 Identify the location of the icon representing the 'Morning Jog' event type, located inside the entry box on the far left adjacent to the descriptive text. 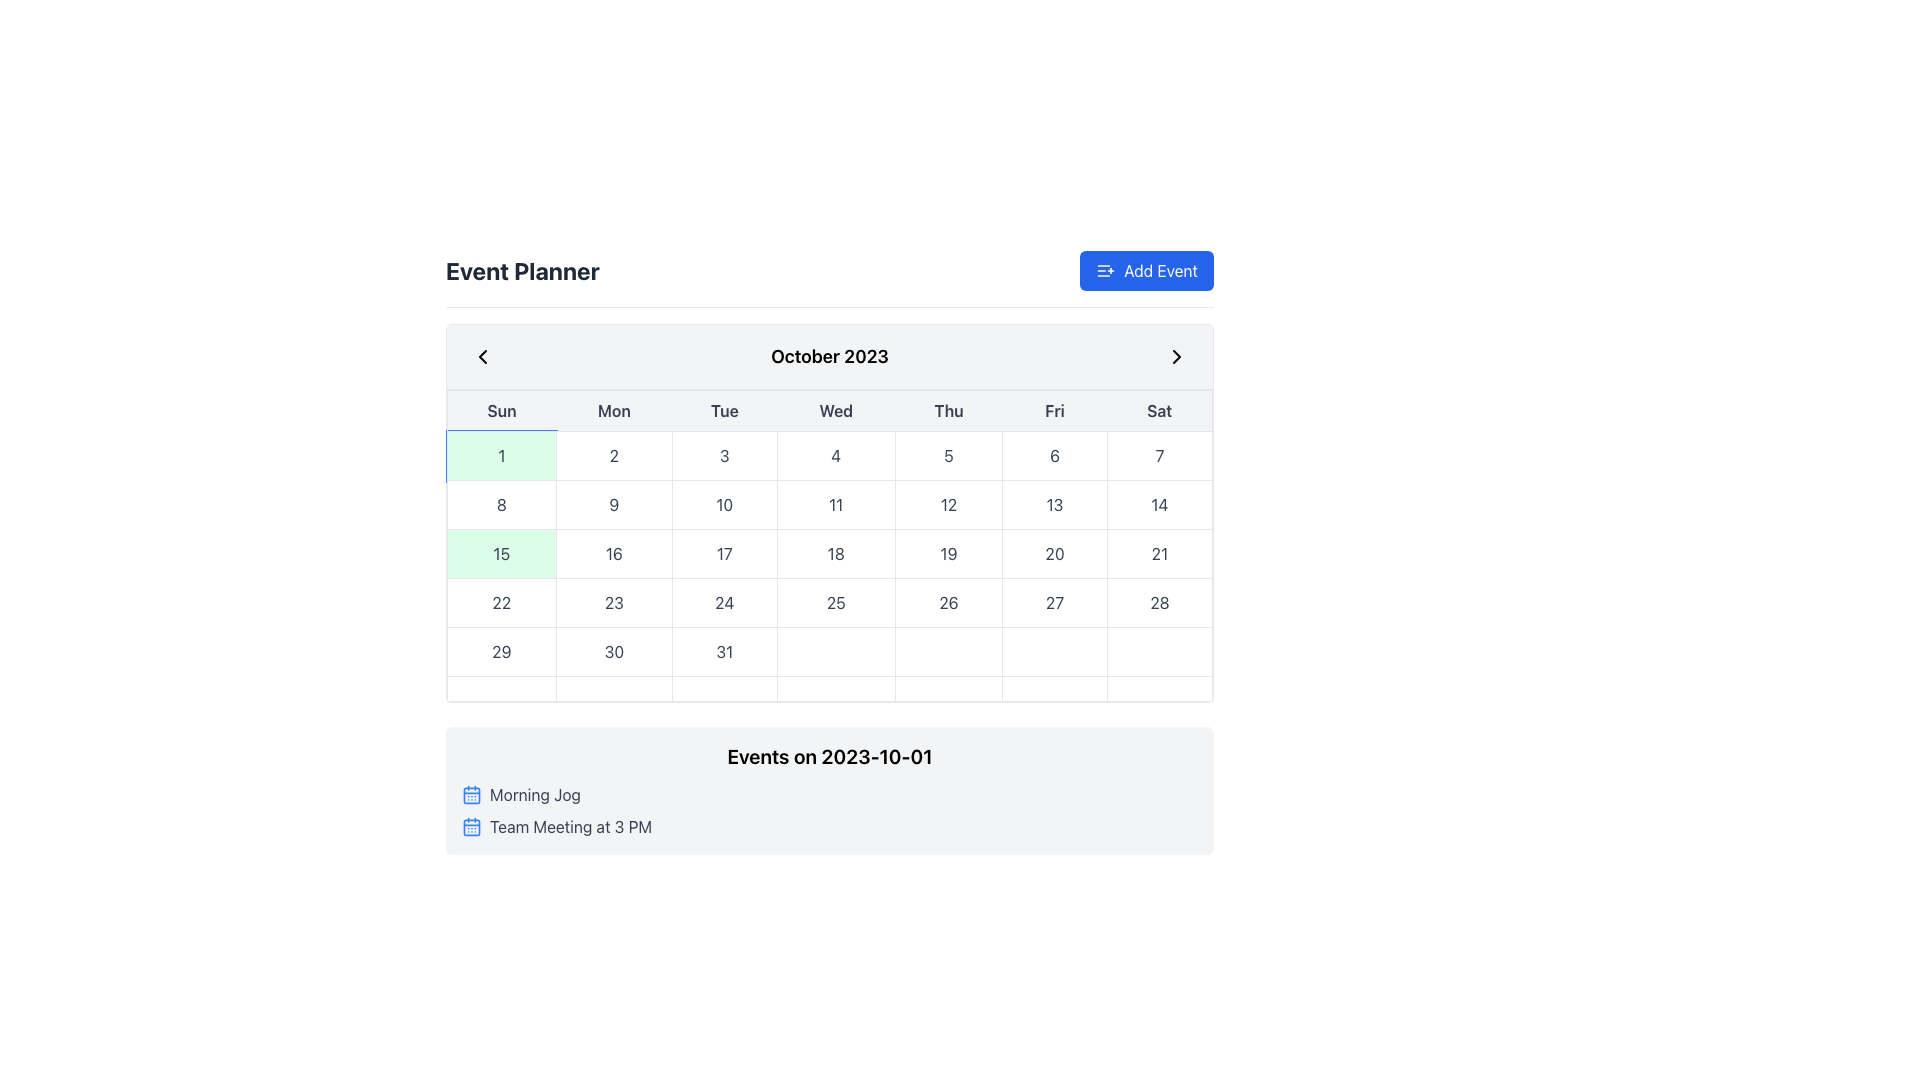
(470, 793).